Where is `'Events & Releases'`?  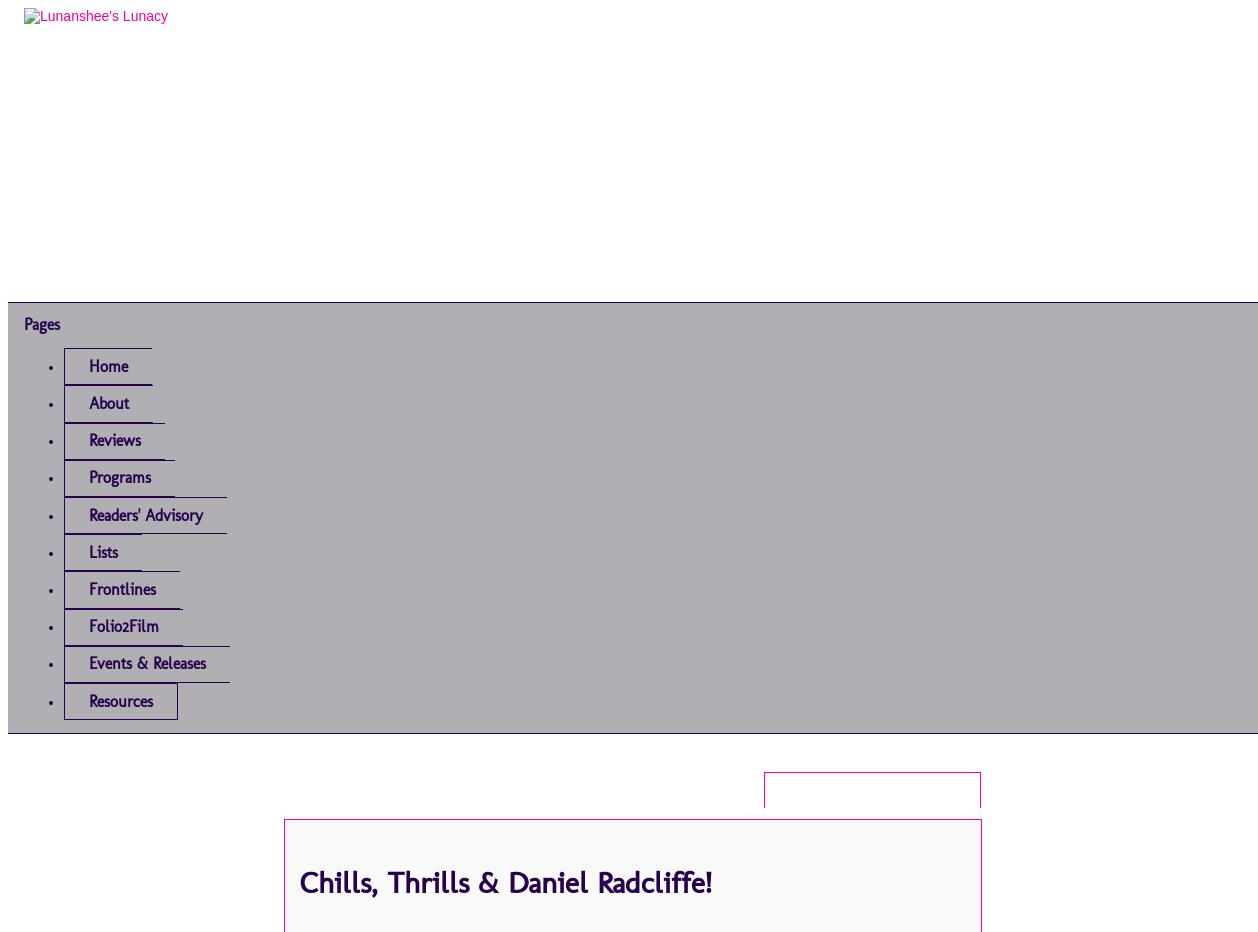 'Events & Releases' is located at coordinates (147, 663).